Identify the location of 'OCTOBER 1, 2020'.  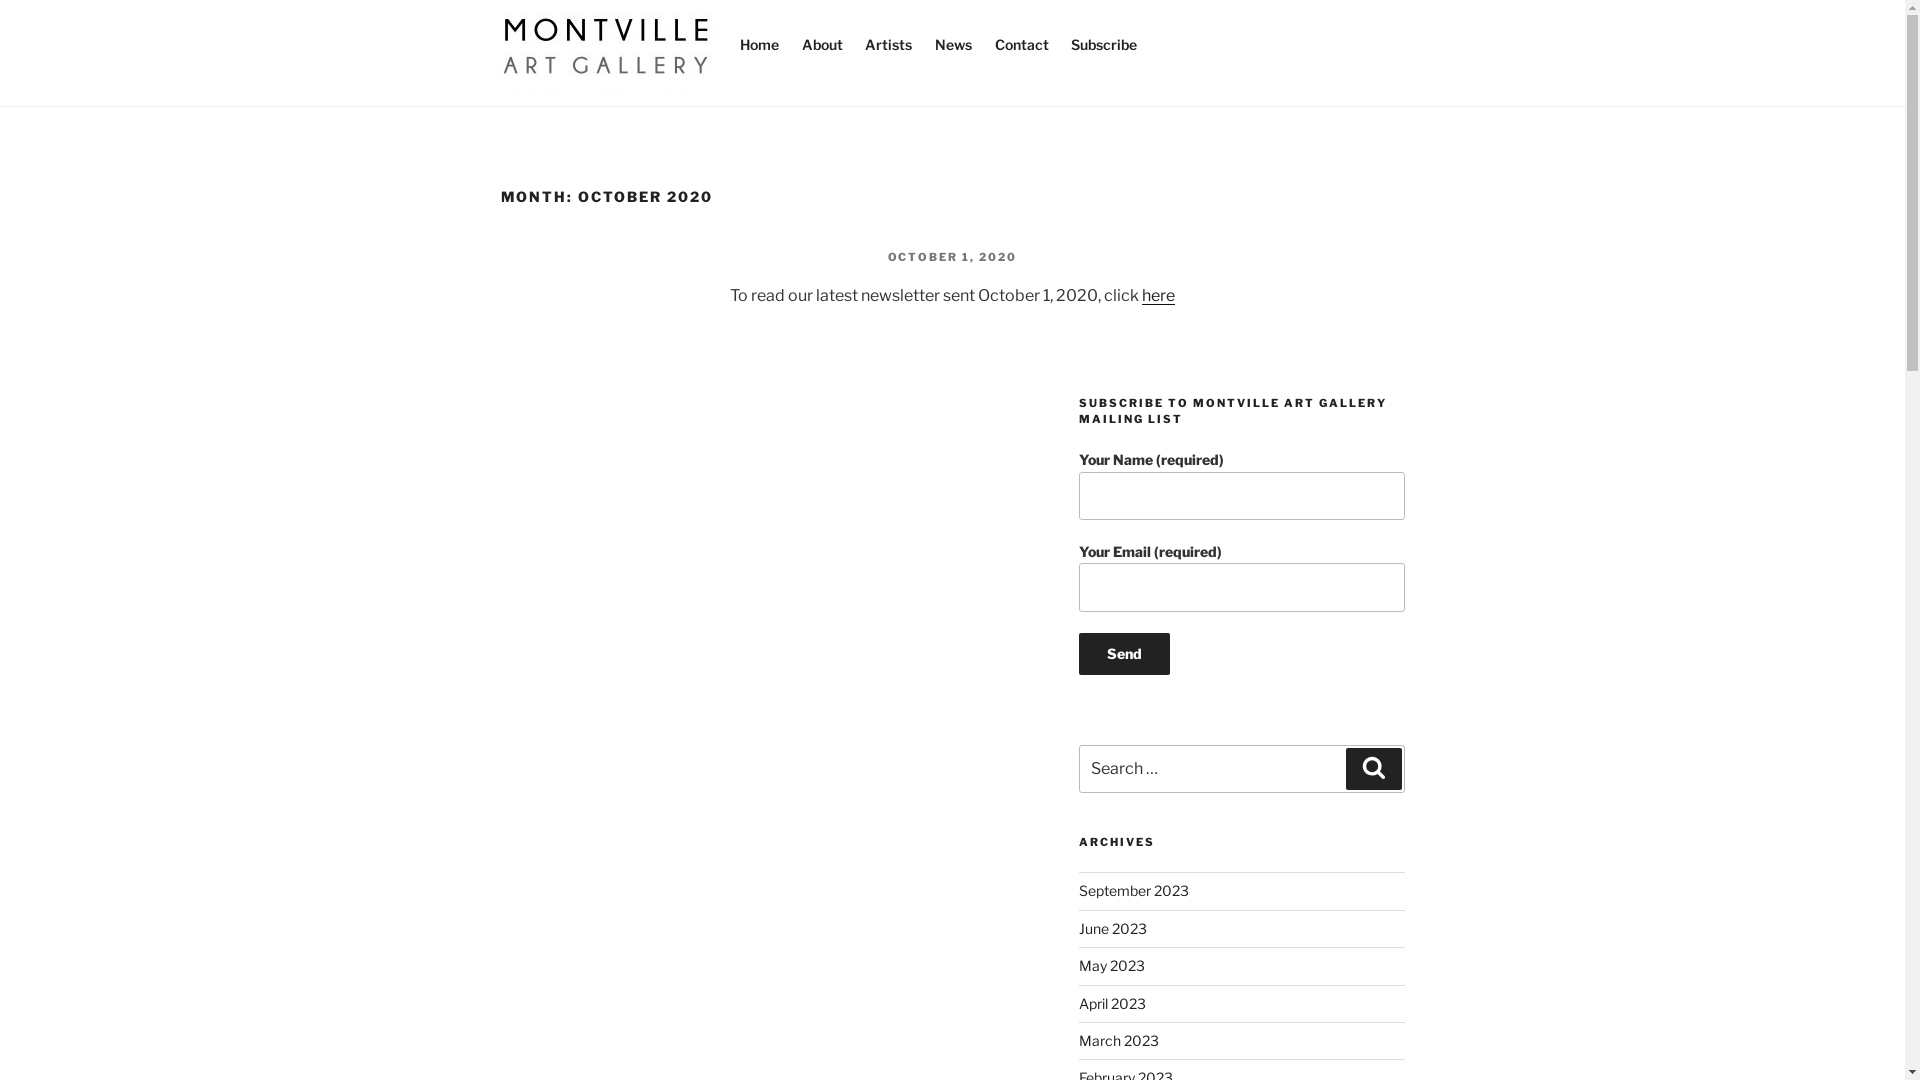
(952, 256).